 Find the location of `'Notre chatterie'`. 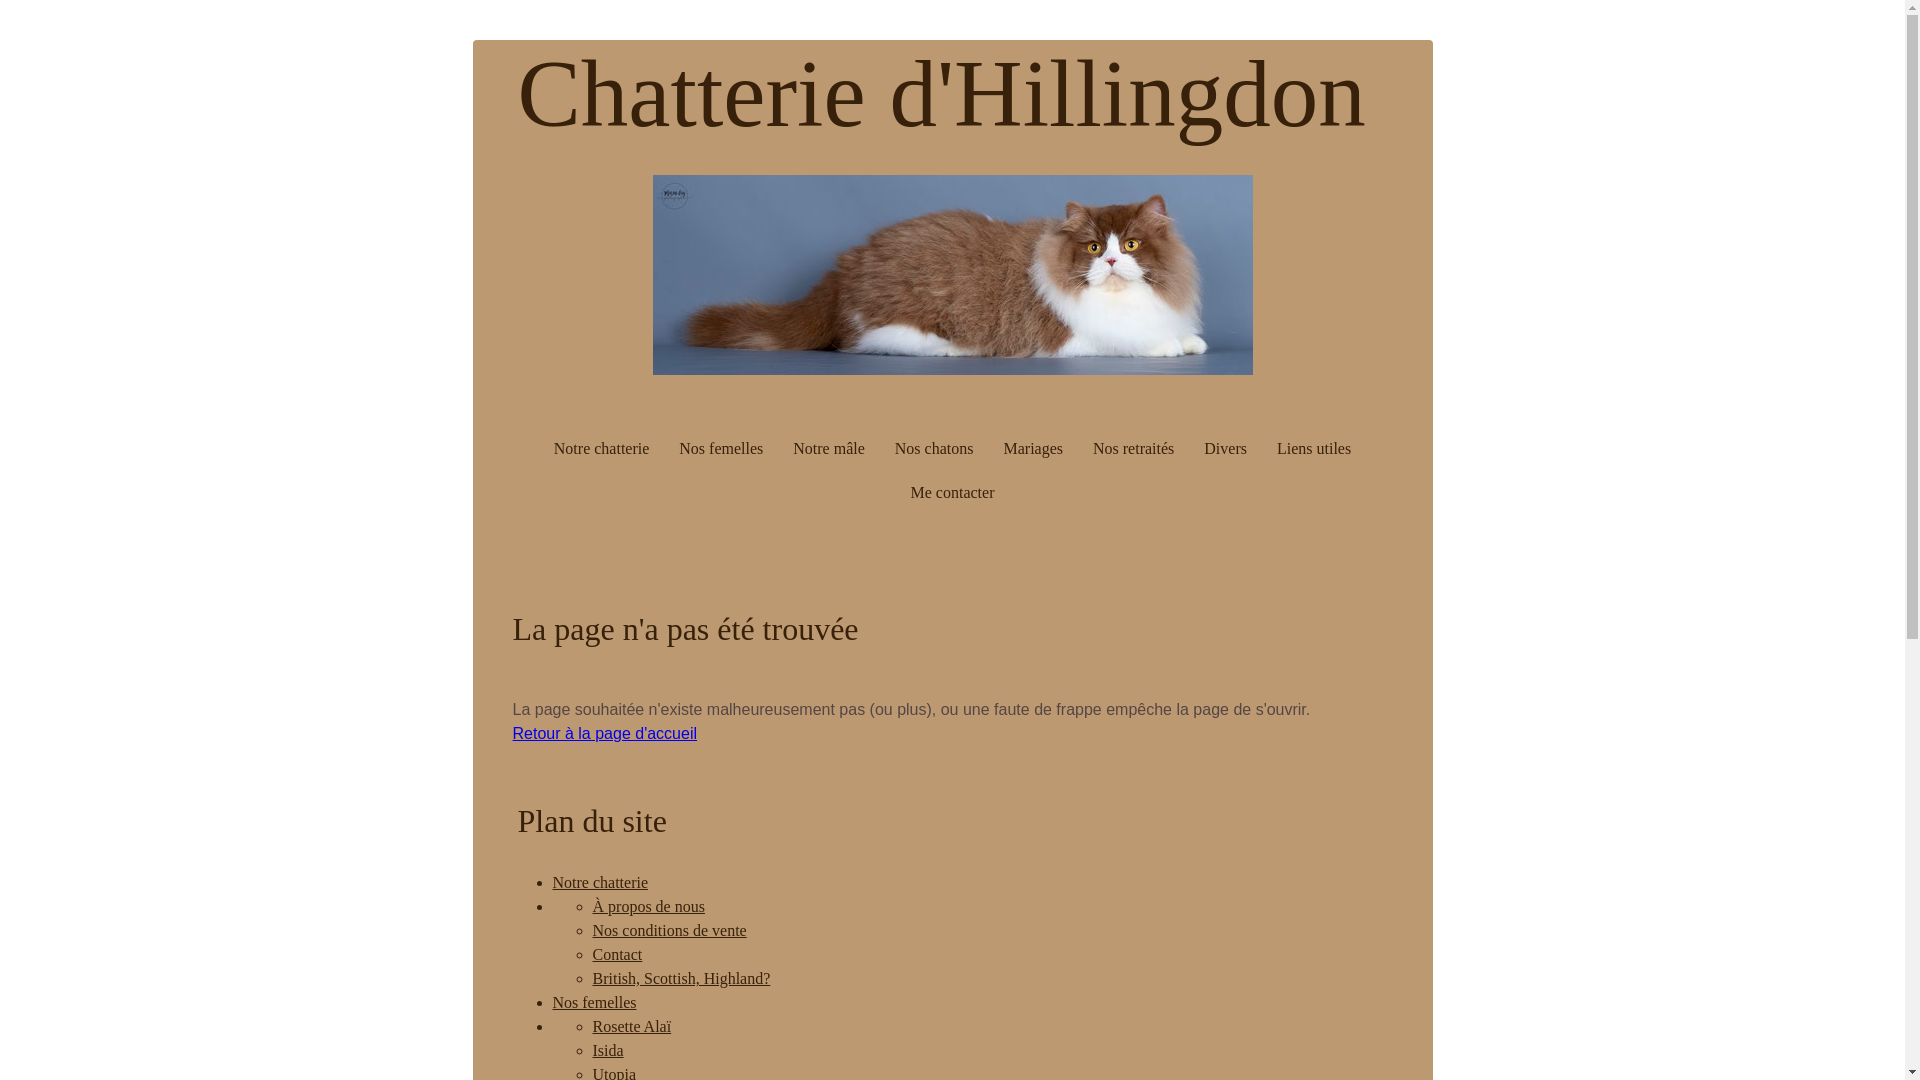

'Notre chatterie' is located at coordinates (599, 881).